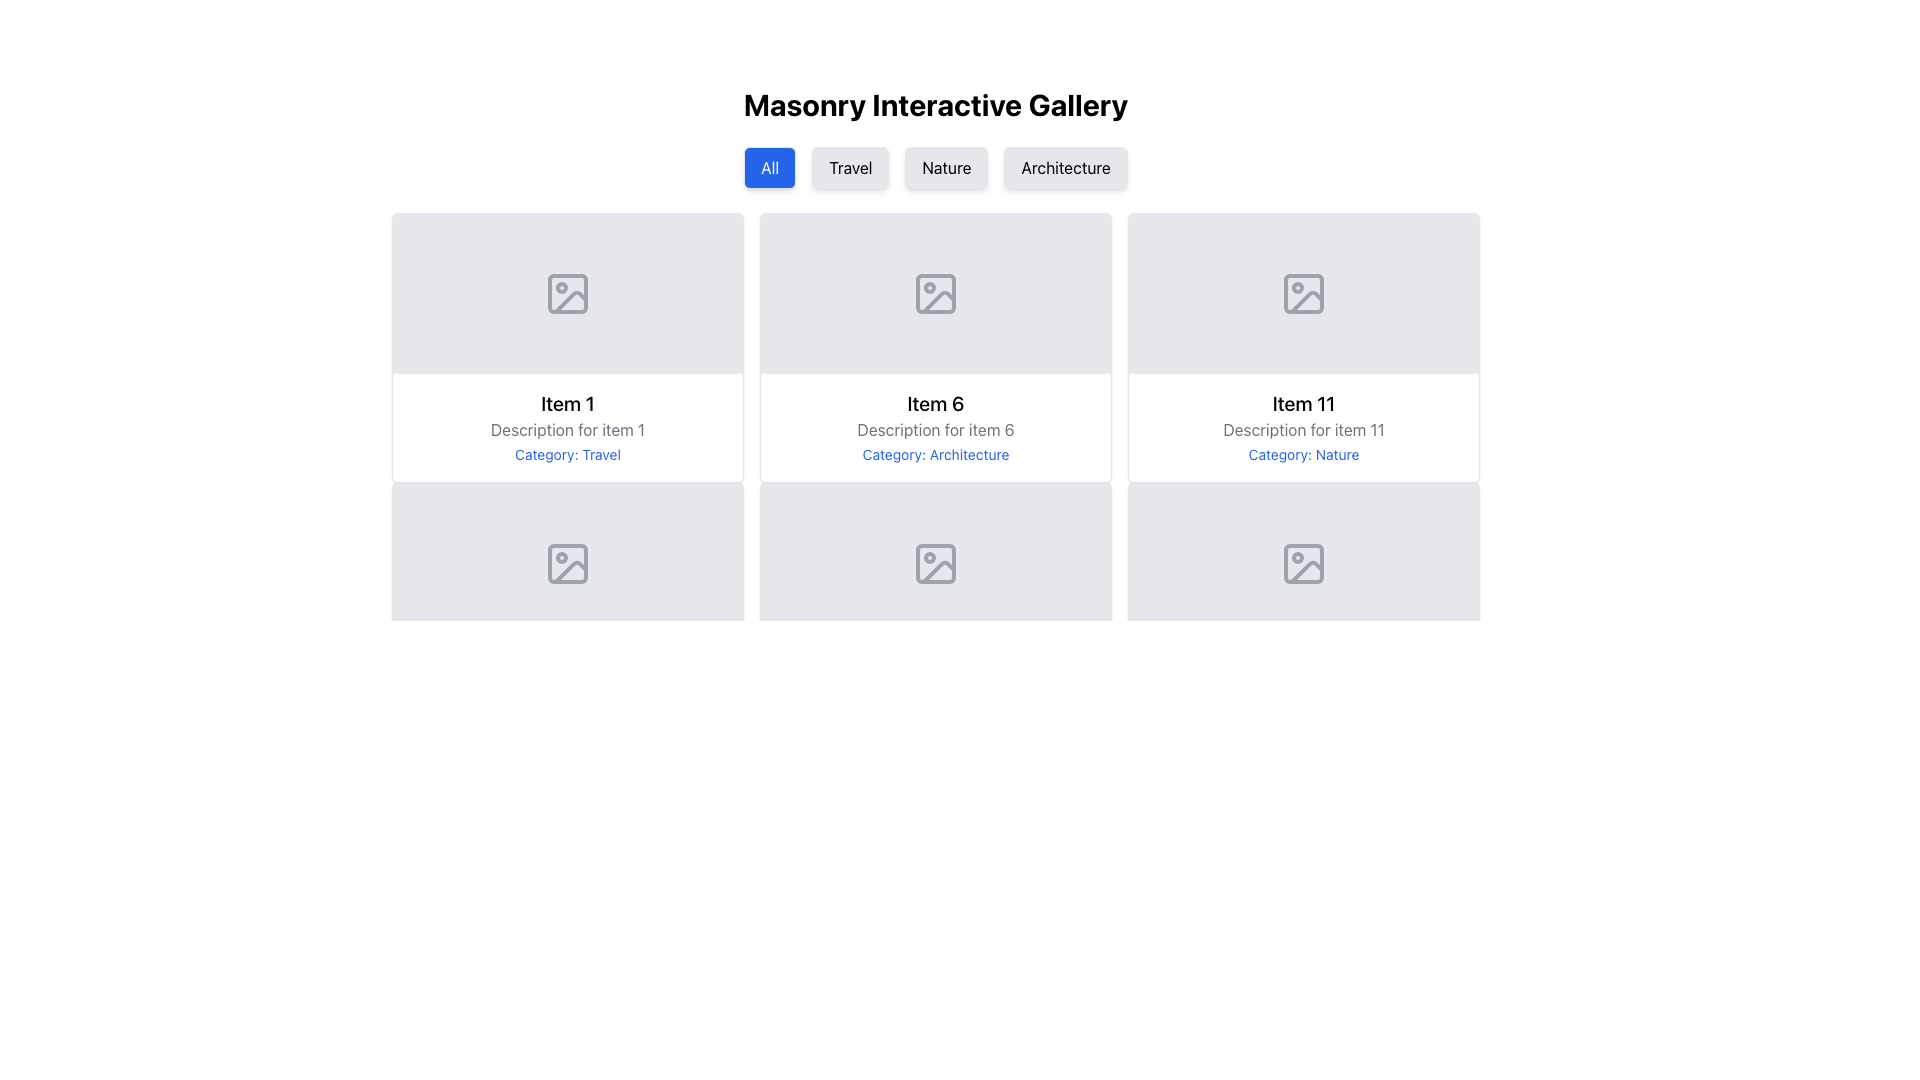 This screenshot has width=1920, height=1080. Describe the element at coordinates (566, 293) in the screenshot. I see `the Image placeholder element located at the top section of the card titled 'Item 1', which features a light gray background and an icon resembling an image placeholder` at that location.